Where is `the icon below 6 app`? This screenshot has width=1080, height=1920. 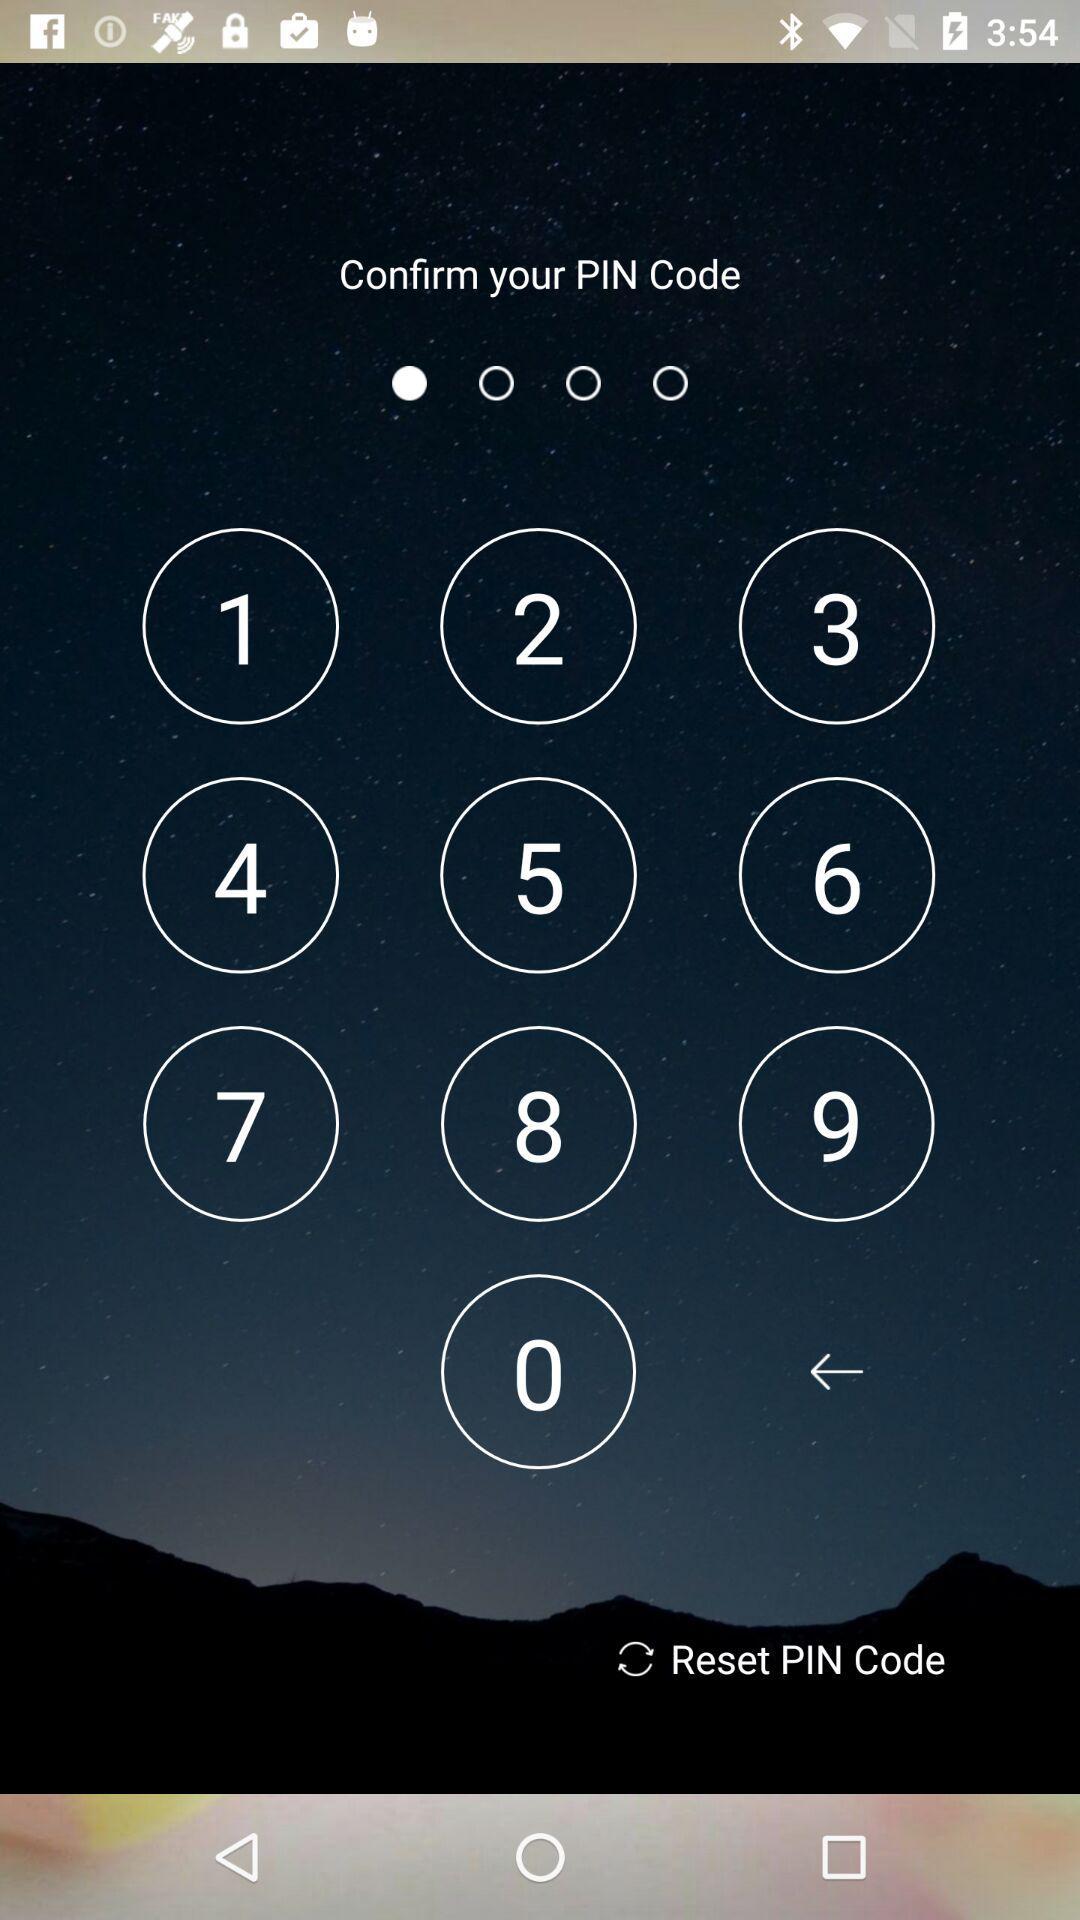
the icon below 6 app is located at coordinates (836, 1123).